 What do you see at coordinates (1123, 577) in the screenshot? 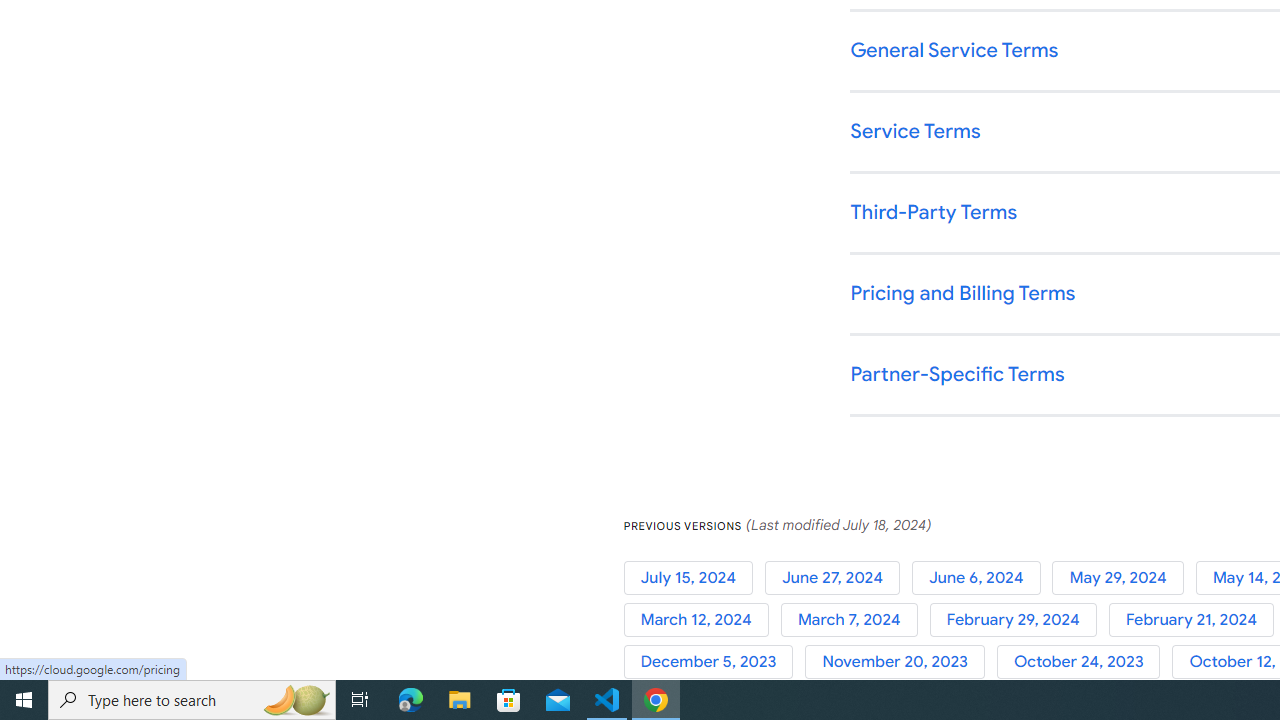
I see `'May 29, 2024'` at bounding box center [1123, 577].